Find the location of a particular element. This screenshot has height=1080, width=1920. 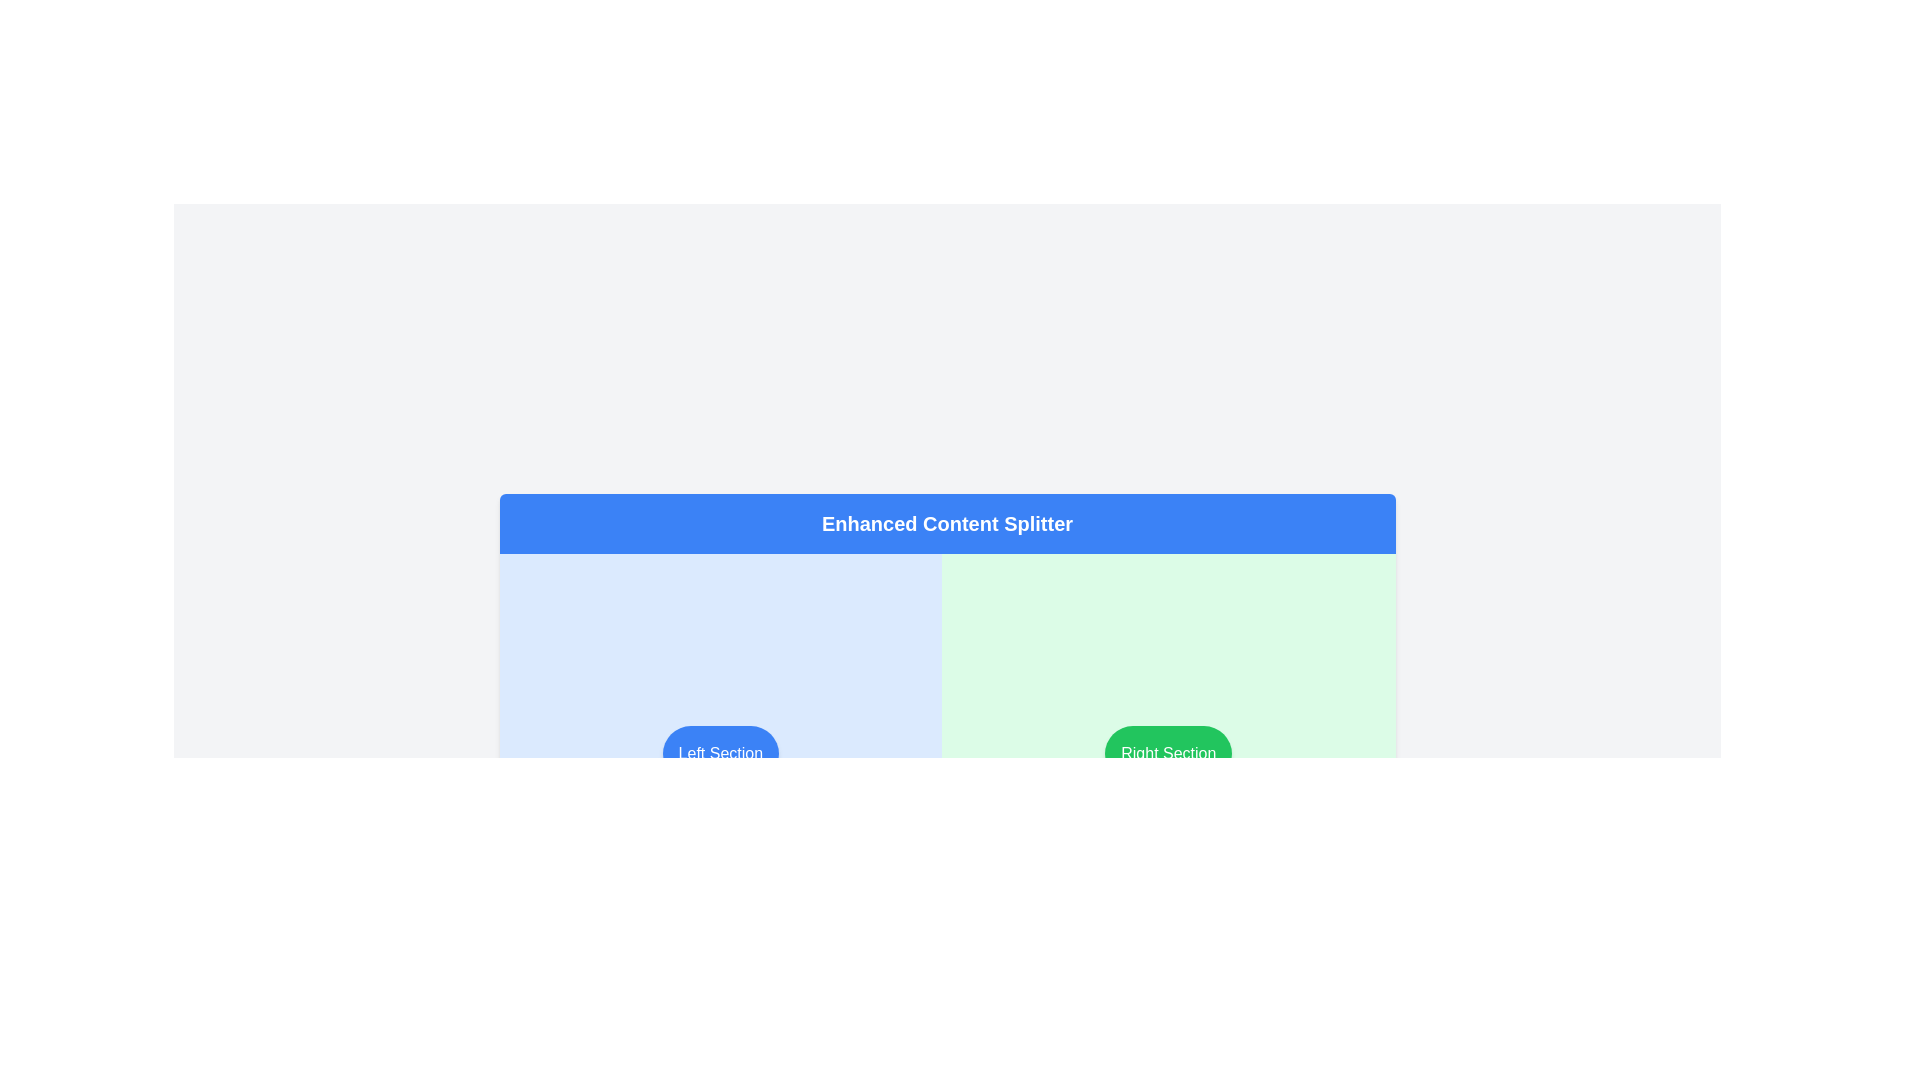

the blue rectangular header labeled 'Enhanced Content Splitter' which is located at the top of the card structure is located at coordinates (946, 523).